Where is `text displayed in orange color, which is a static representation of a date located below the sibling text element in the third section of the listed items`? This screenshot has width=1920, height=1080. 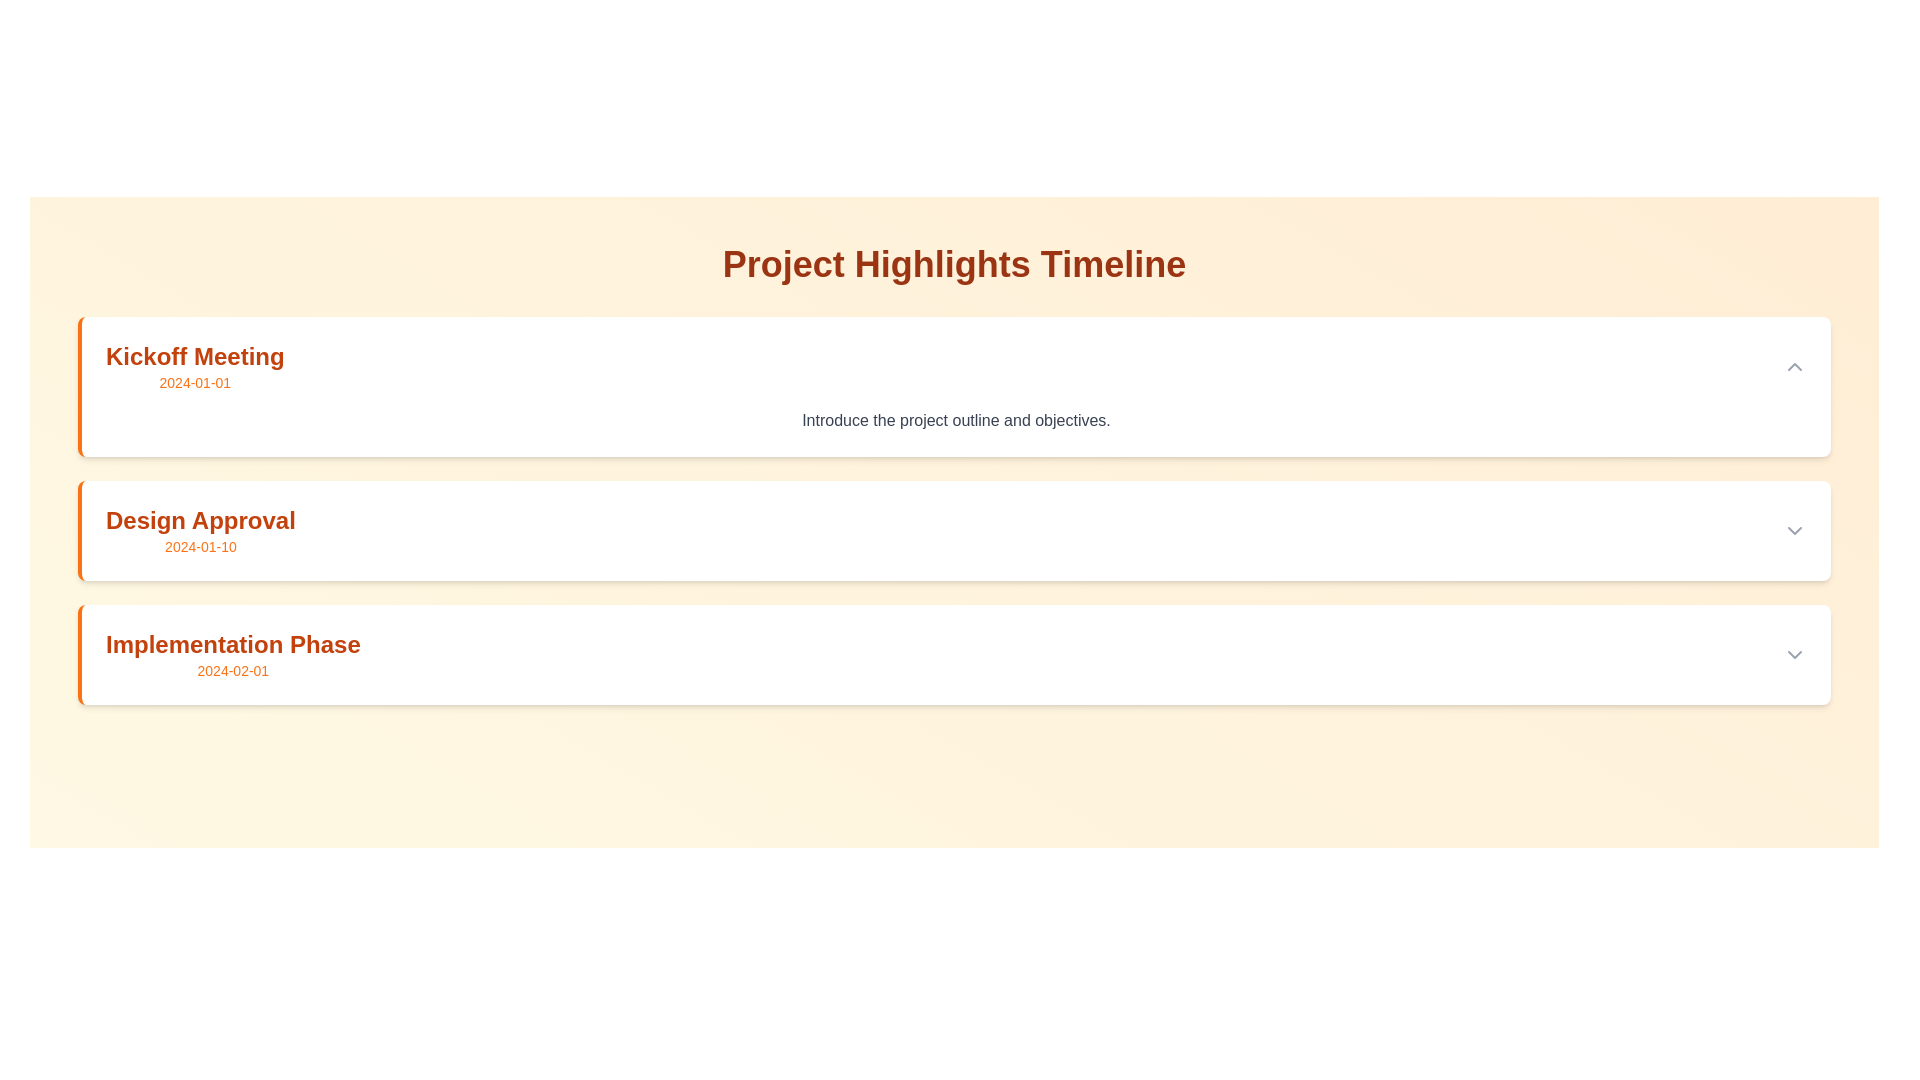
text displayed in orange color, which is a static representation of a date located below the sibling text element in the third section of the listed items is located at coordinates (233, 671).